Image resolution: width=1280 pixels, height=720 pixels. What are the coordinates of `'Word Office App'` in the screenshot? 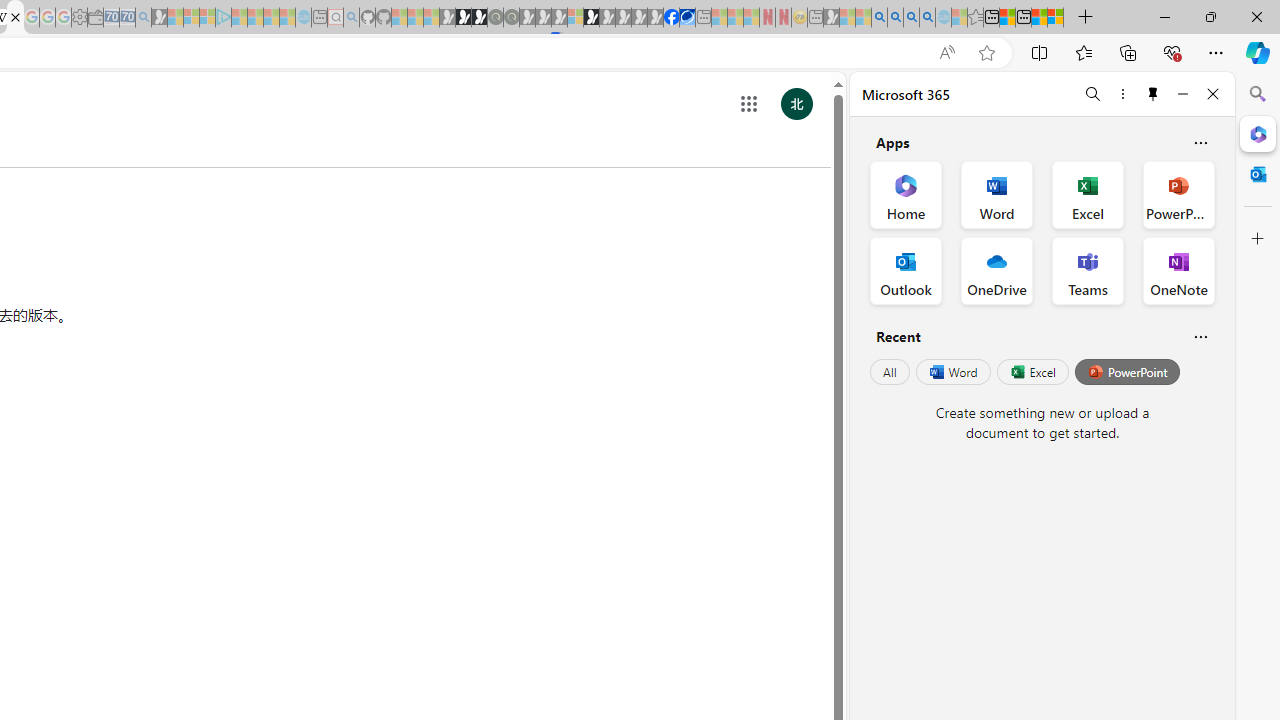 It's located at (997, 195).